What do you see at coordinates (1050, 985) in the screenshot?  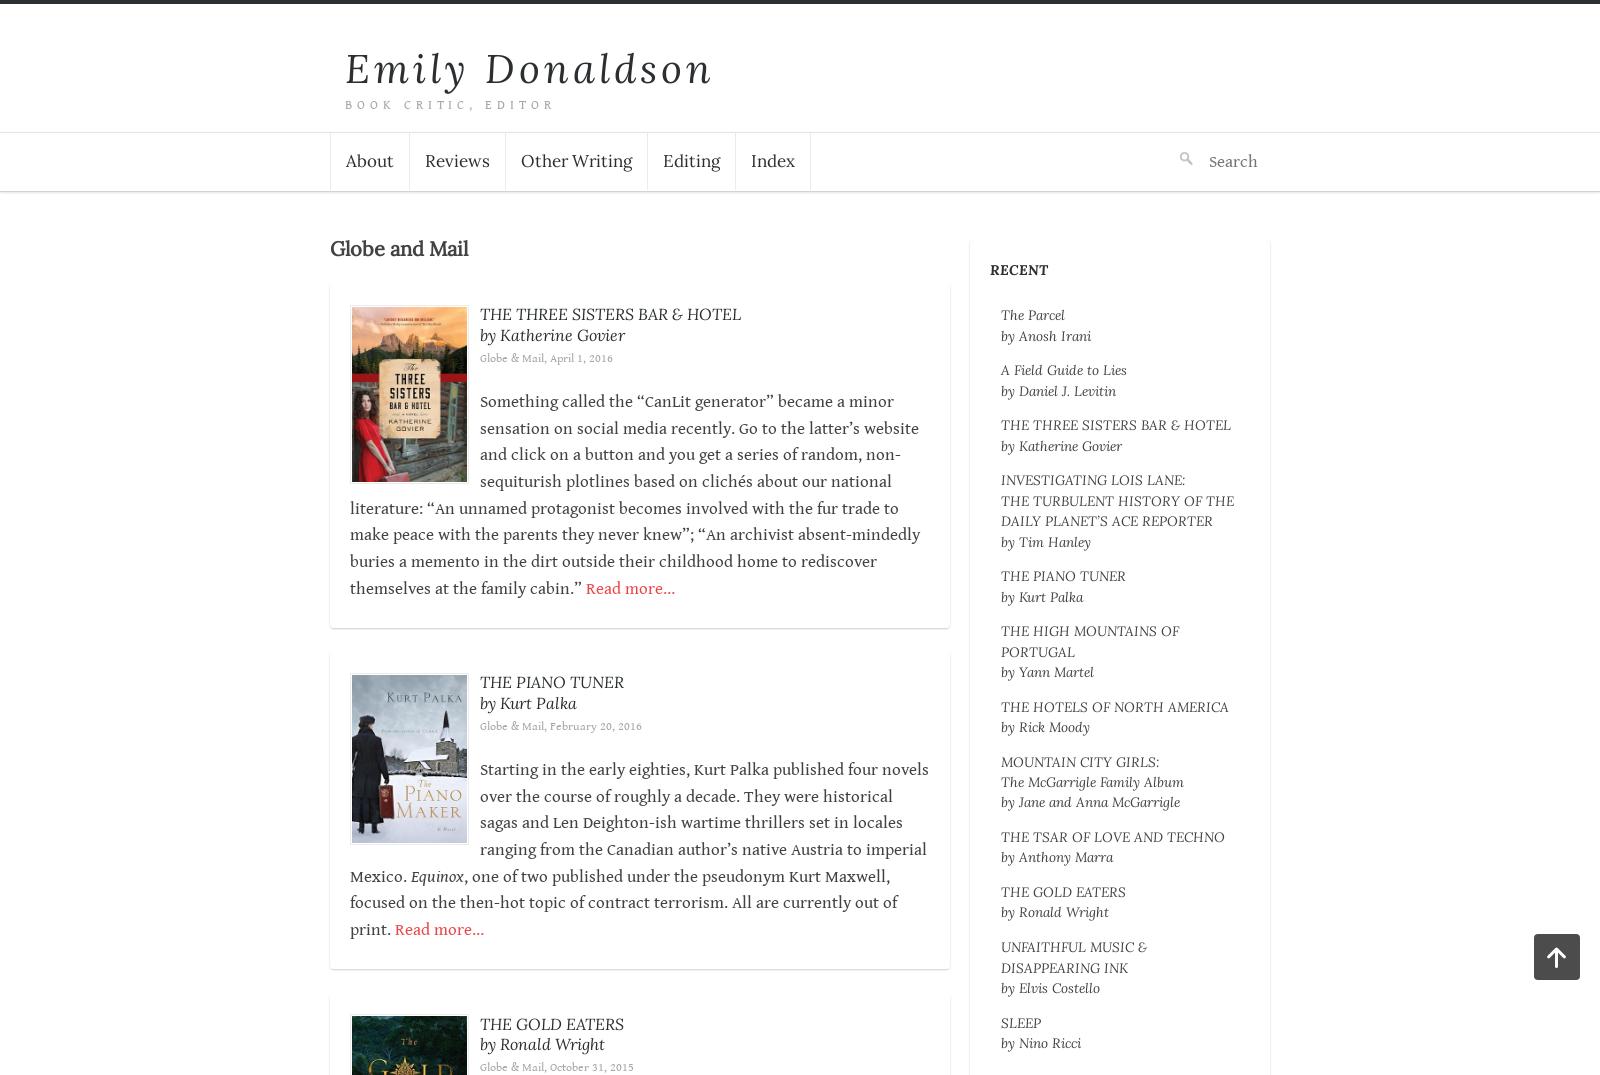 I see `'by Elvis Costello'` at bounding box center [1050, 985].